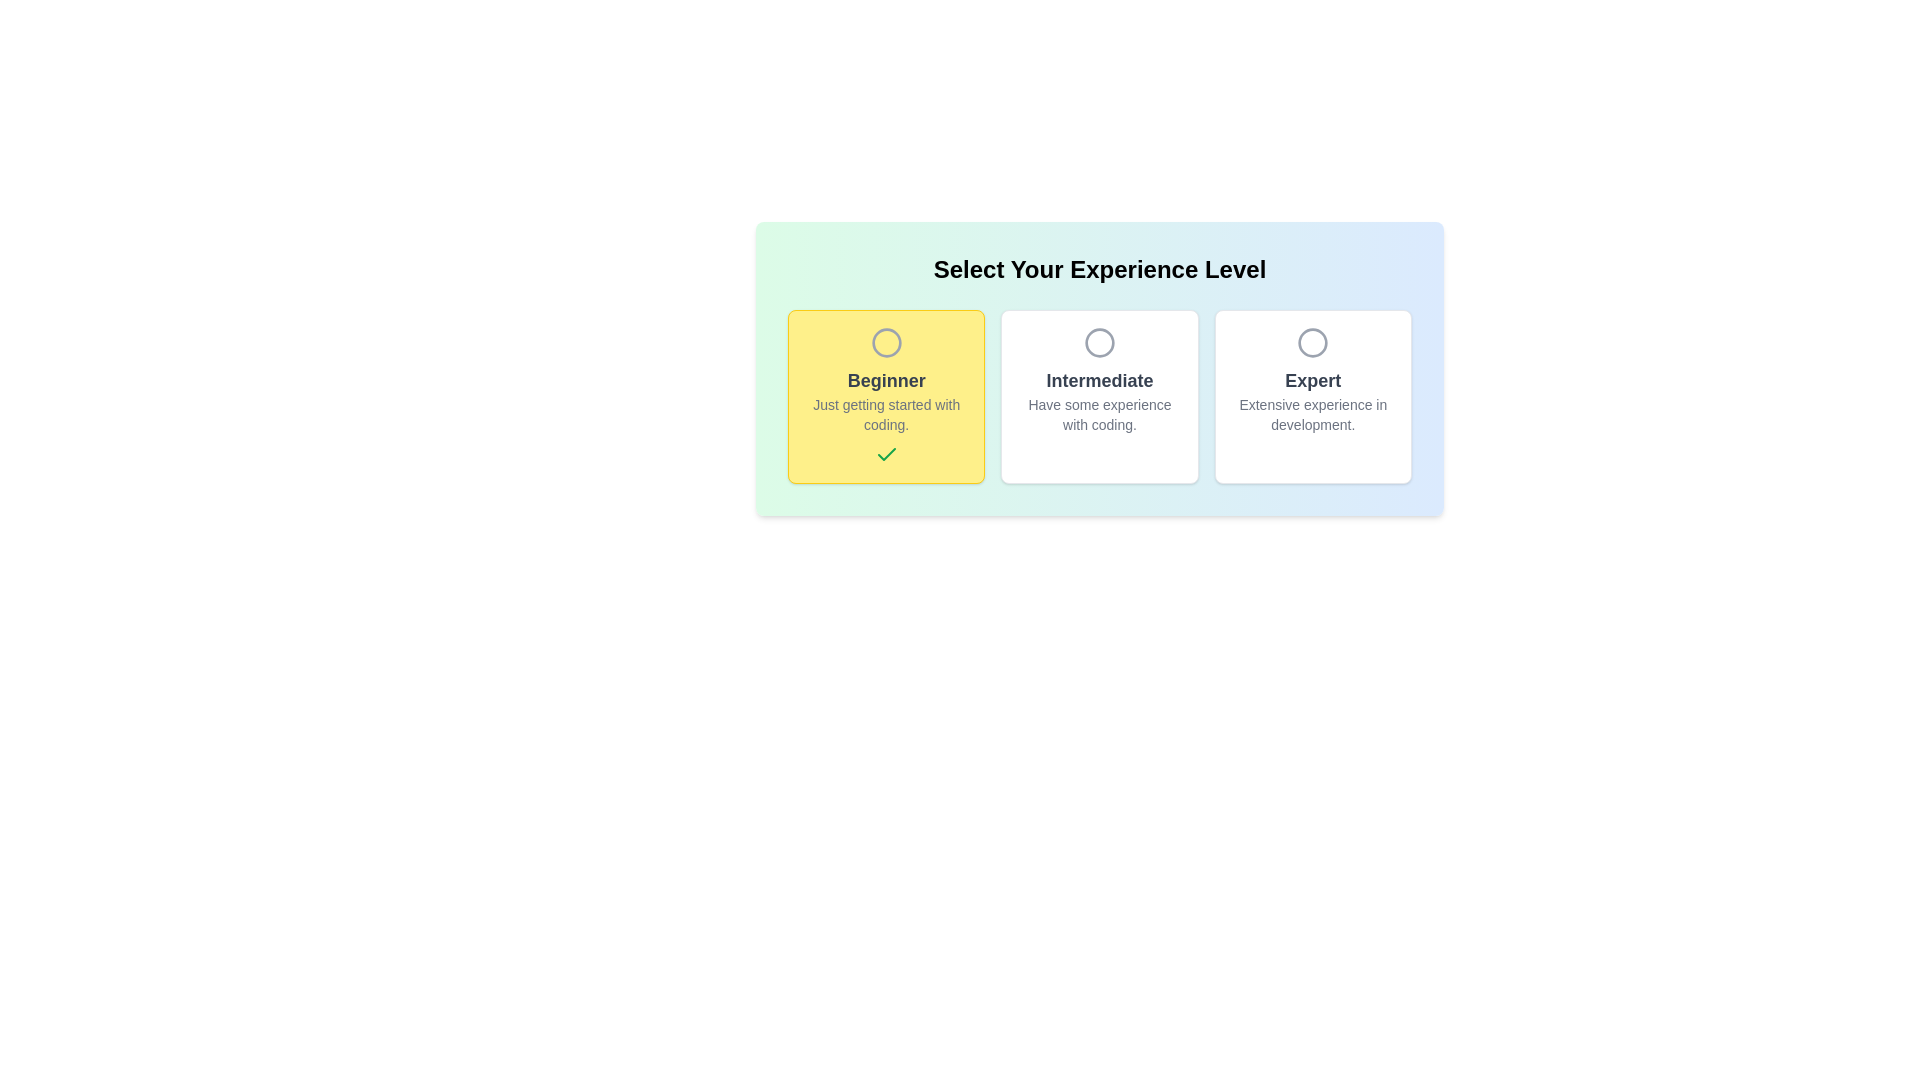  What do you see at coordinates (1098, 401) in the screenshot?
I see `text from the central Text Label that displays 'Intermediate' and 'Have some experience with coding.'` at bounding box center [1098, 401].